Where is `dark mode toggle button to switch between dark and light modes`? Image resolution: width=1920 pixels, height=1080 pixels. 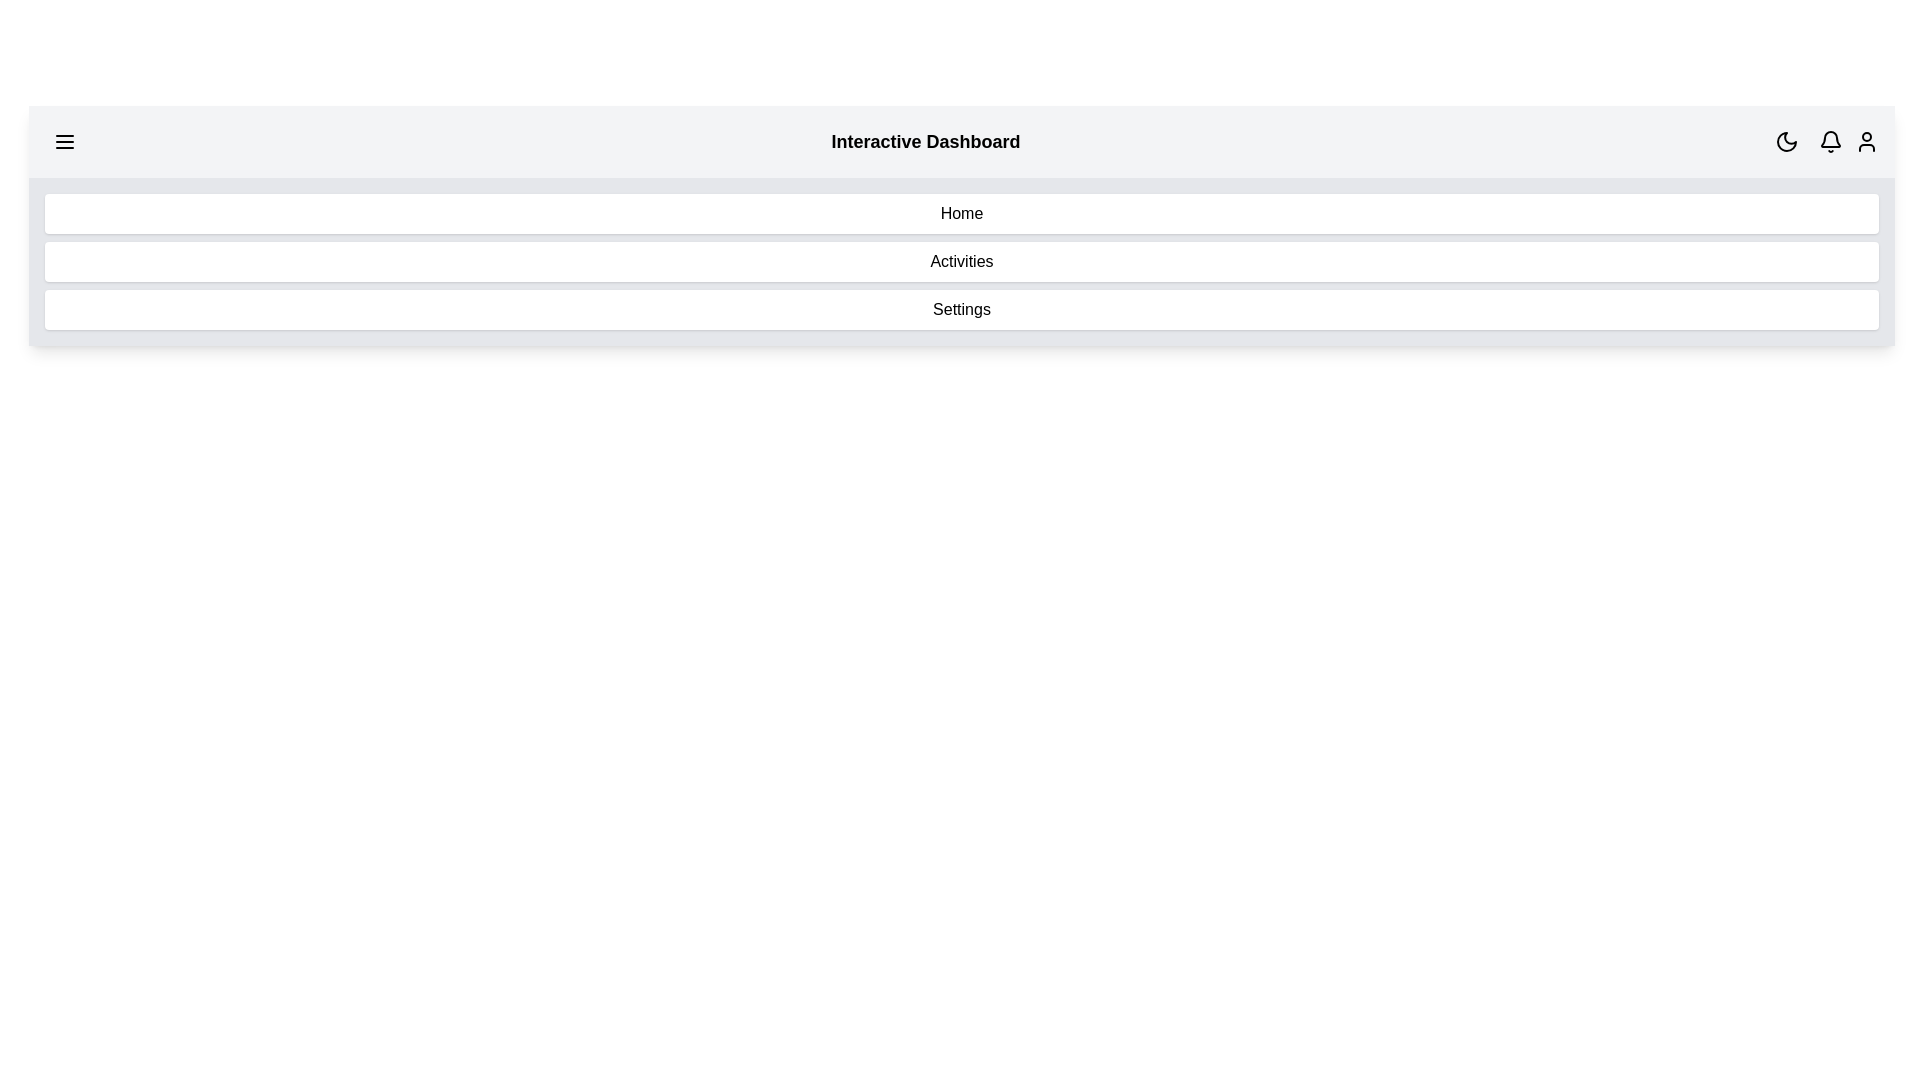
dark mode toggle button to switch between dark and light modes is located at coordinates (1786, 141).